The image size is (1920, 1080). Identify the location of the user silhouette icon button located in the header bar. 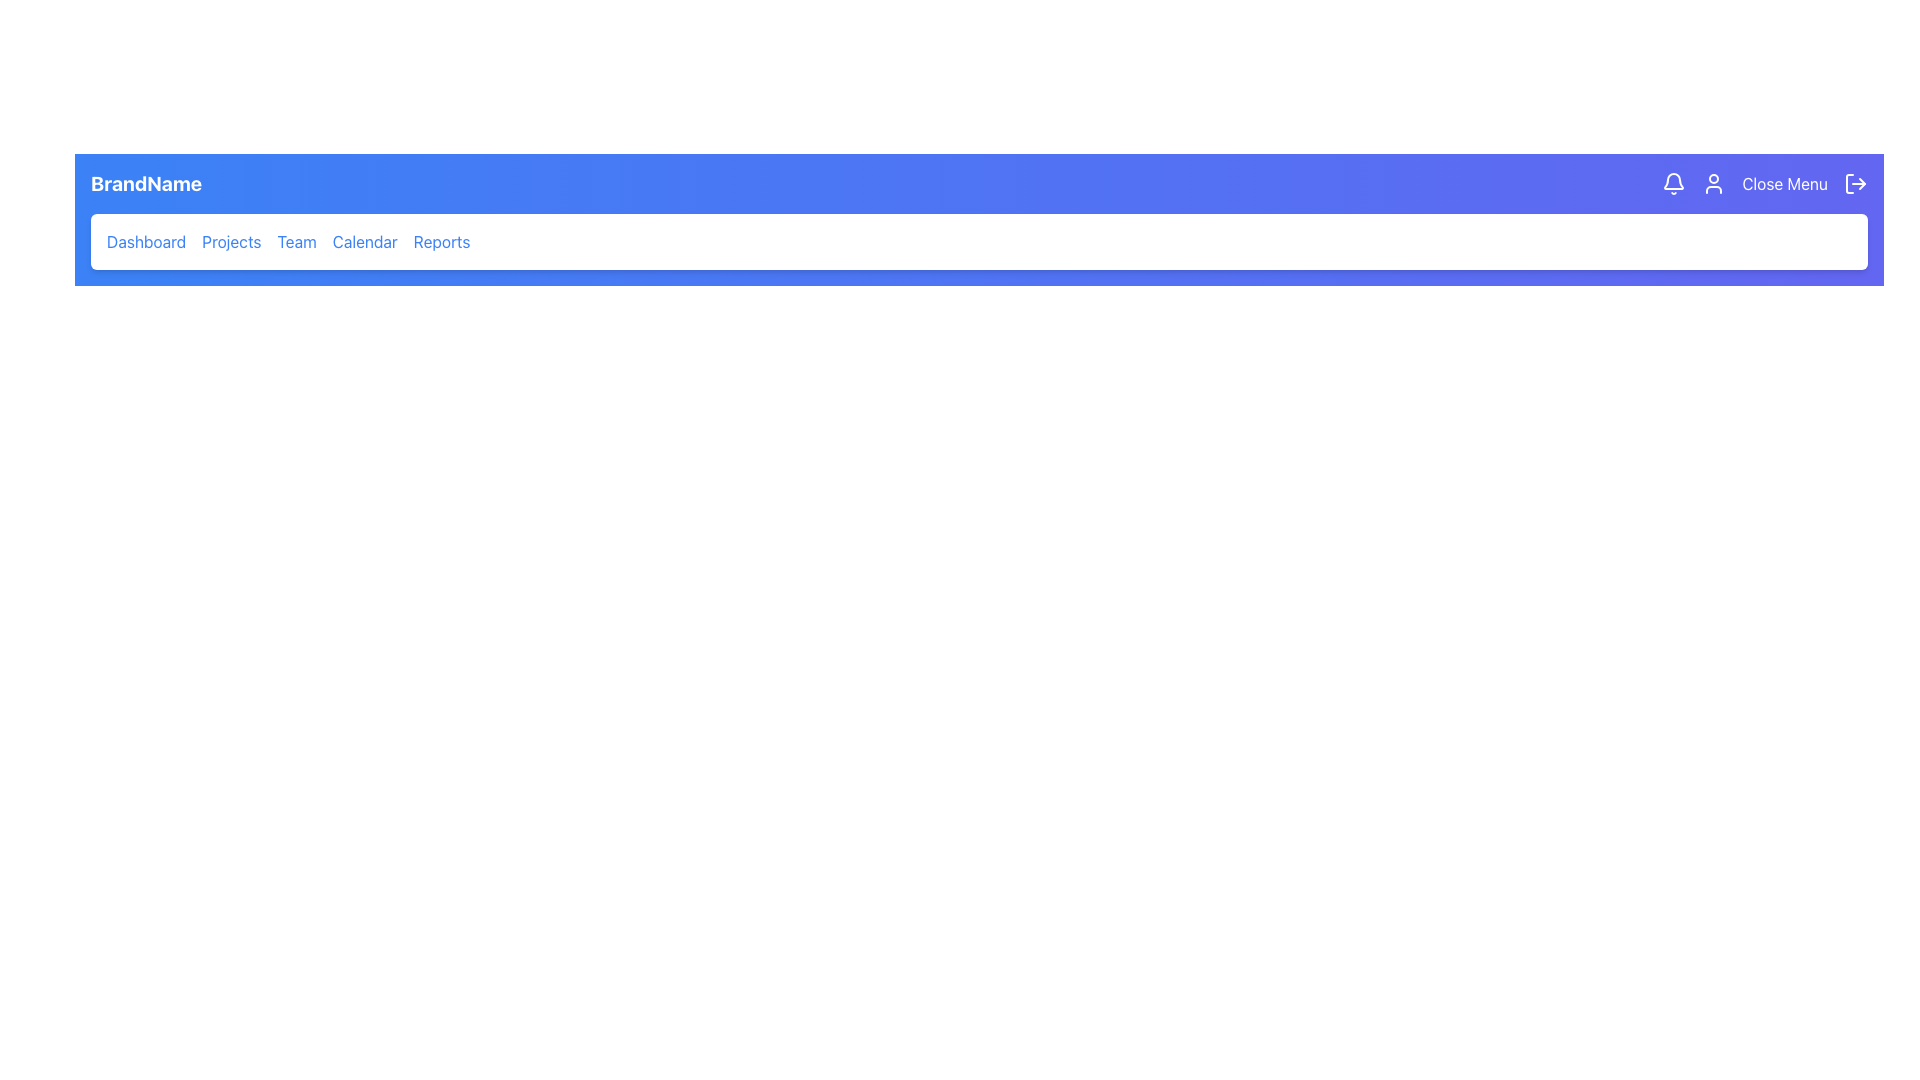
(1713, 184).